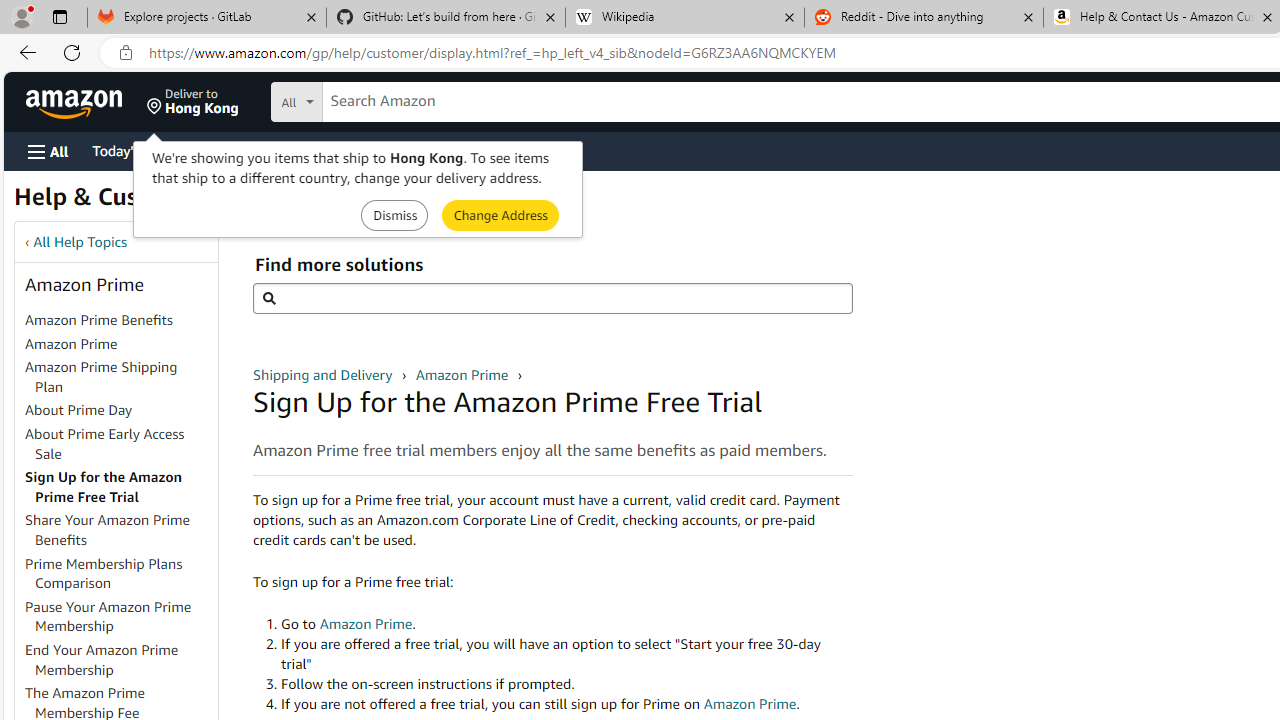 This screenshot has height=720, width=1280. I want to click on 'Amazon Prime Benefits', so click(98, 319).